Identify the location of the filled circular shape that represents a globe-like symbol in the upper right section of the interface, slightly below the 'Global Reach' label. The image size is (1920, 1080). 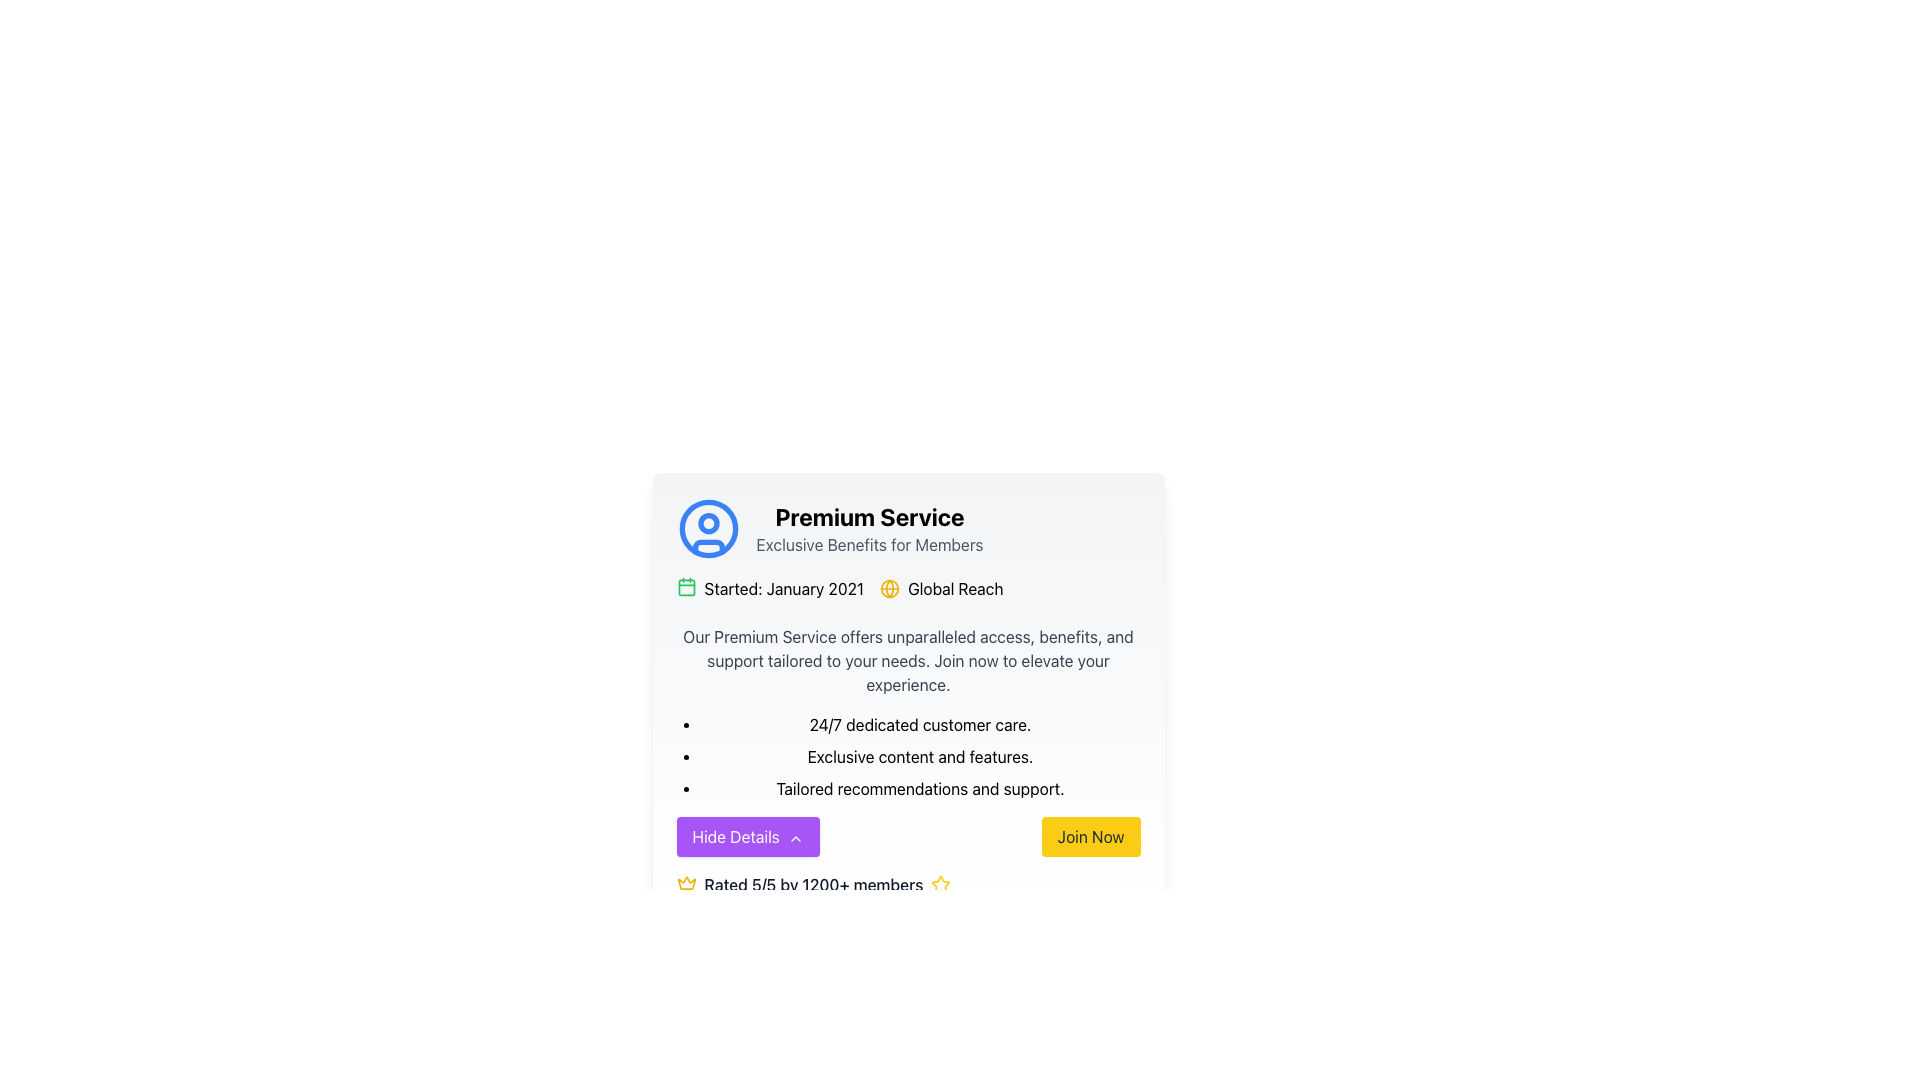
(889, 588).